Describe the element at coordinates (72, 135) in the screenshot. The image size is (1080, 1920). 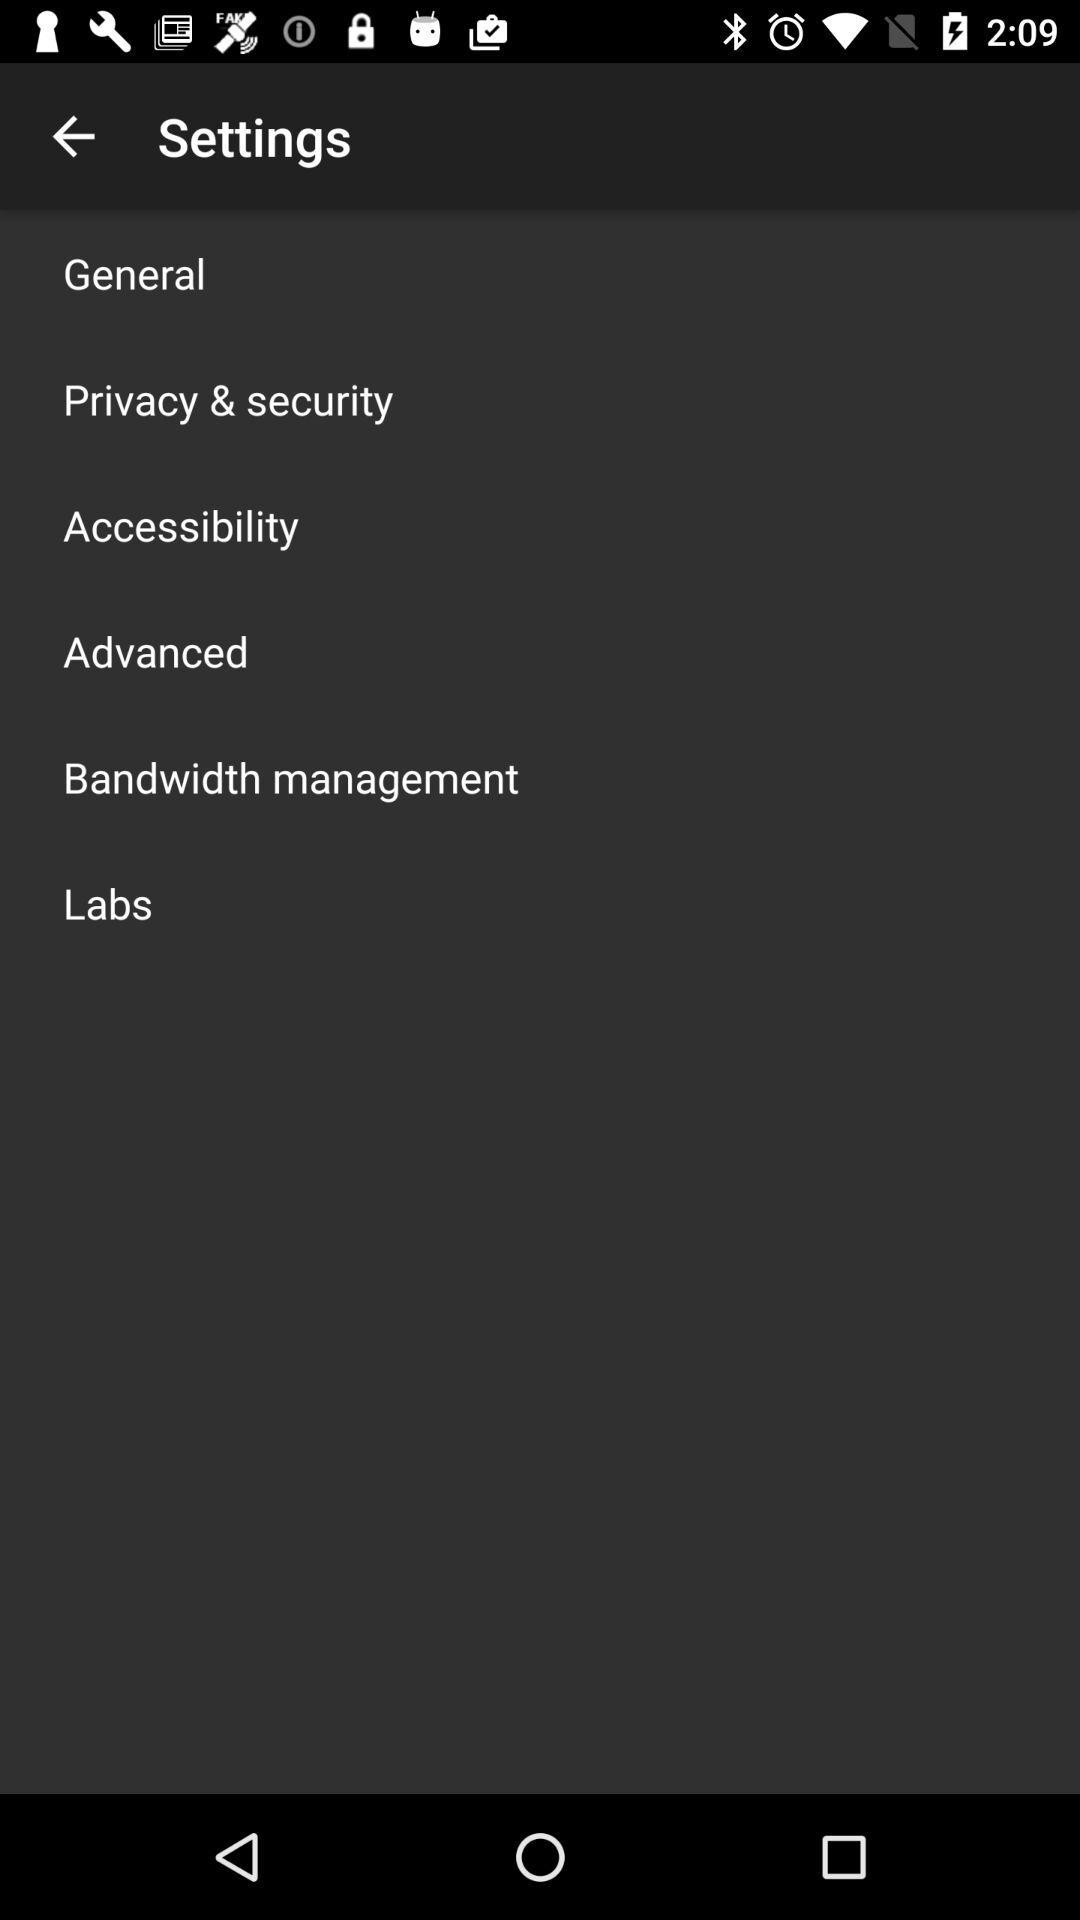
I see `icon to the left of settings item` at that location.